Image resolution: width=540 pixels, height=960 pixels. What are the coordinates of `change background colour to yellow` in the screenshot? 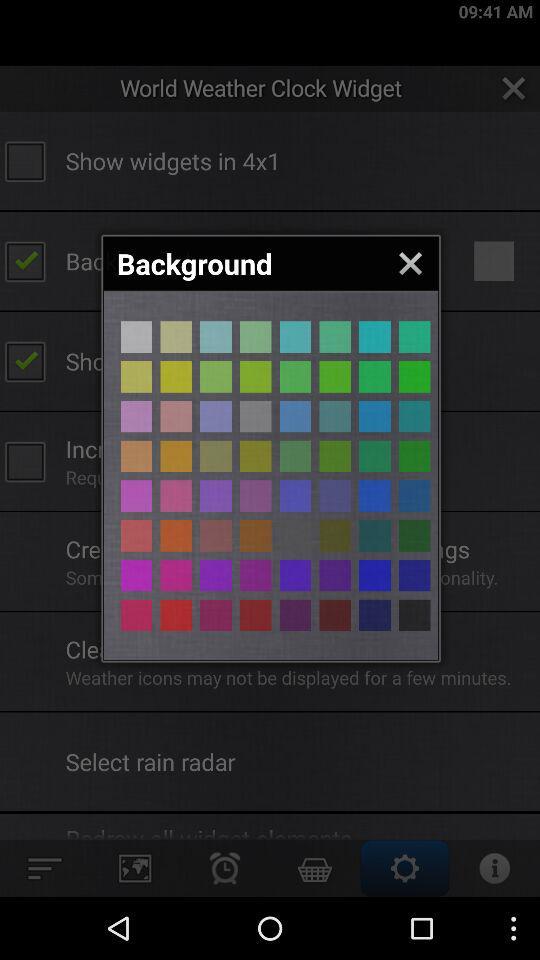 It's located at (255, 534).